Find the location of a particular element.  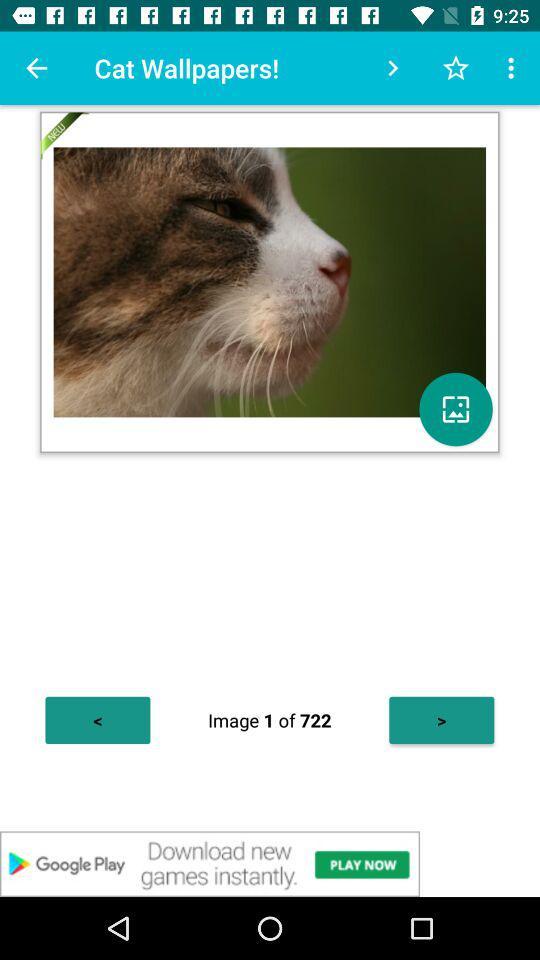

advertisement in new app is located at coordinates (270, 863).